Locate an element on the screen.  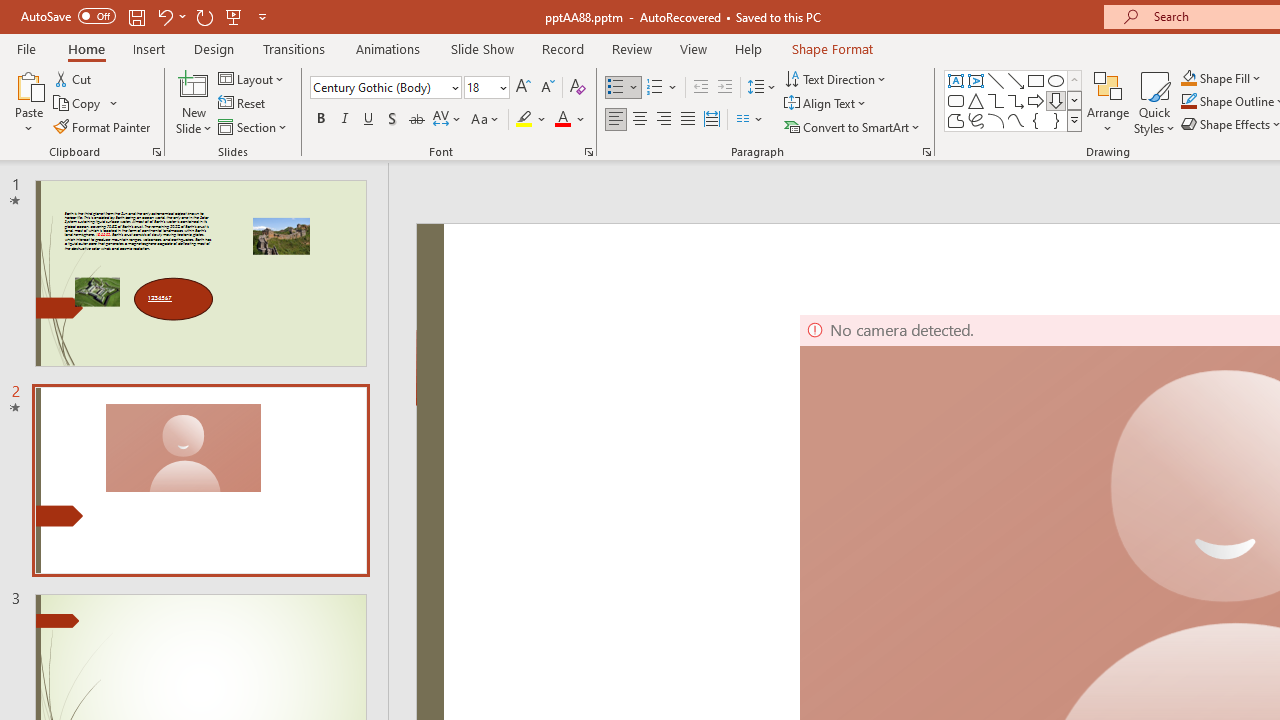
'More Options' is located at coordinates (1232, 77).